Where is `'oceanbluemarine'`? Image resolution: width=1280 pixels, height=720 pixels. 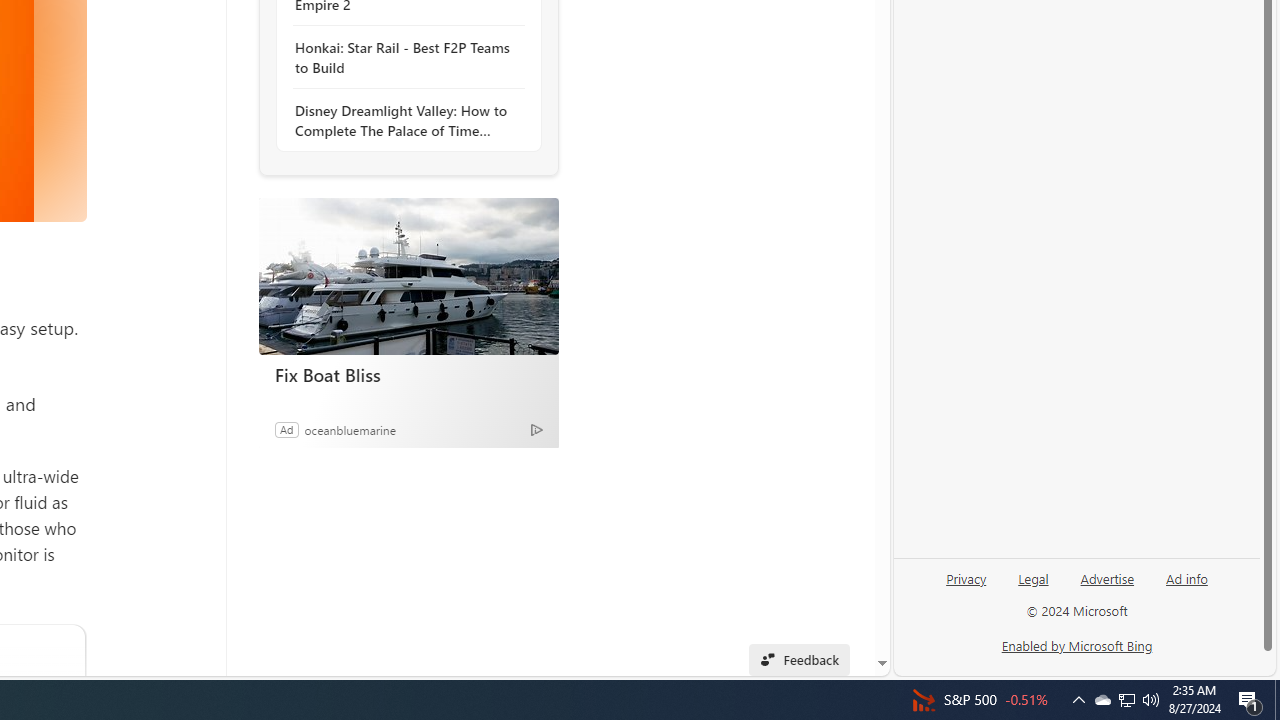 'oceanbluemarine' is located at coordinates (350, 428).